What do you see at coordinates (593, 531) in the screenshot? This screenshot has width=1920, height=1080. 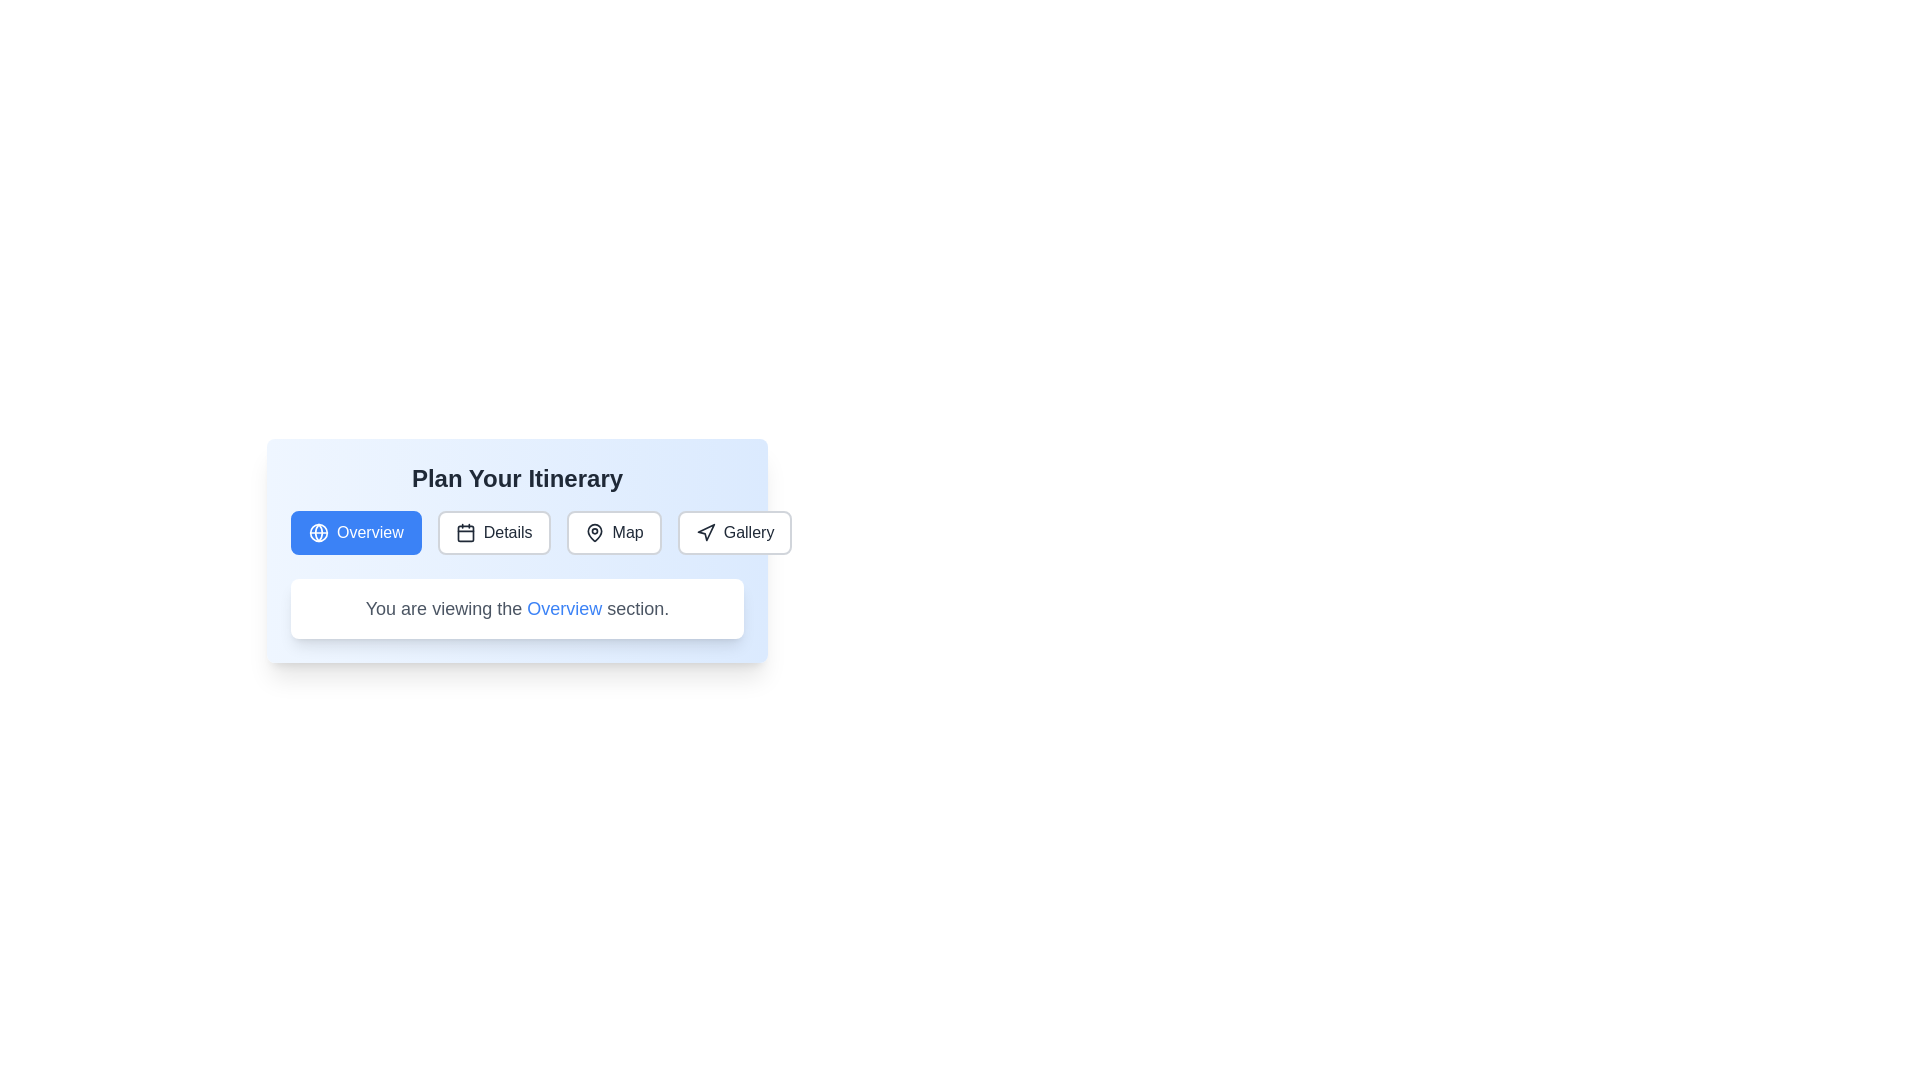 I see `the map pin icon within the 'Map' button located in the navigation section labeled 'Plan Your Itinerary'` at bounding box center [593, 531].